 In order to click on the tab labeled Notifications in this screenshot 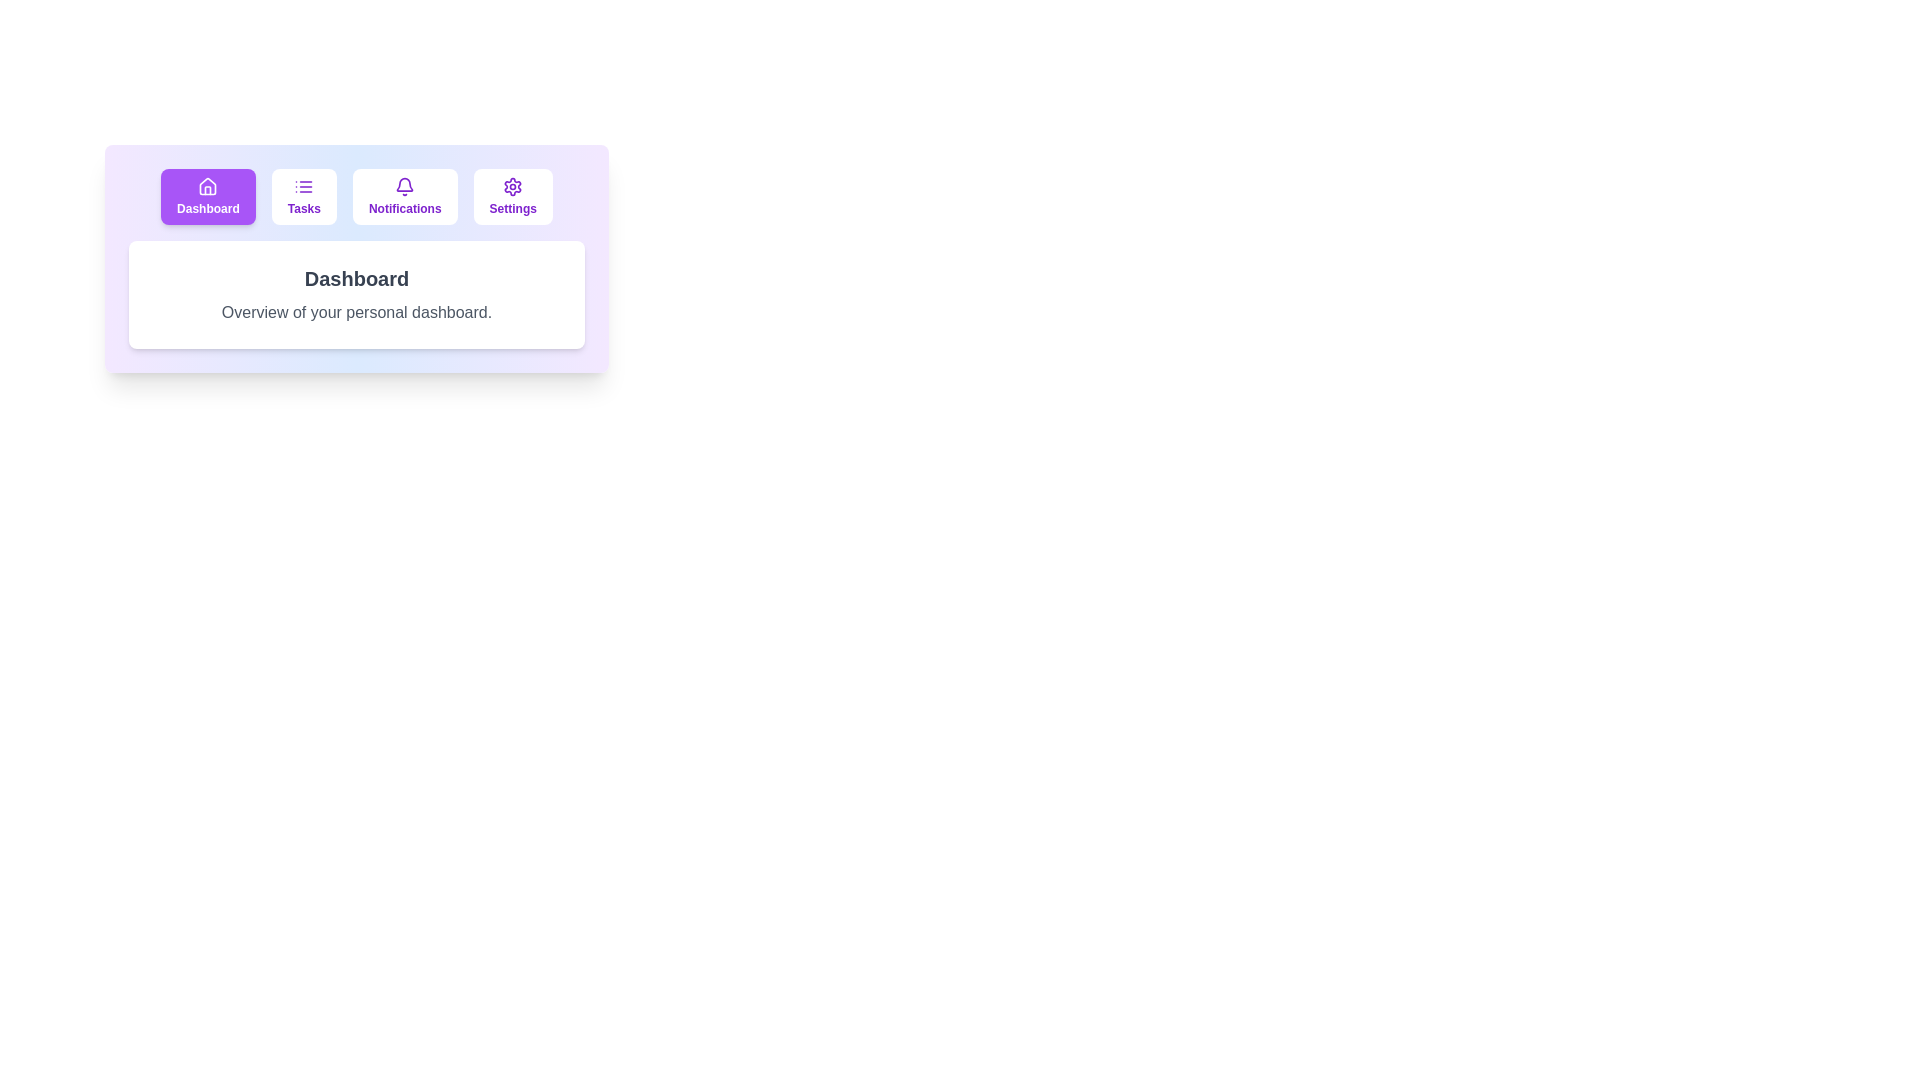, I will do `click(403, 196)`.